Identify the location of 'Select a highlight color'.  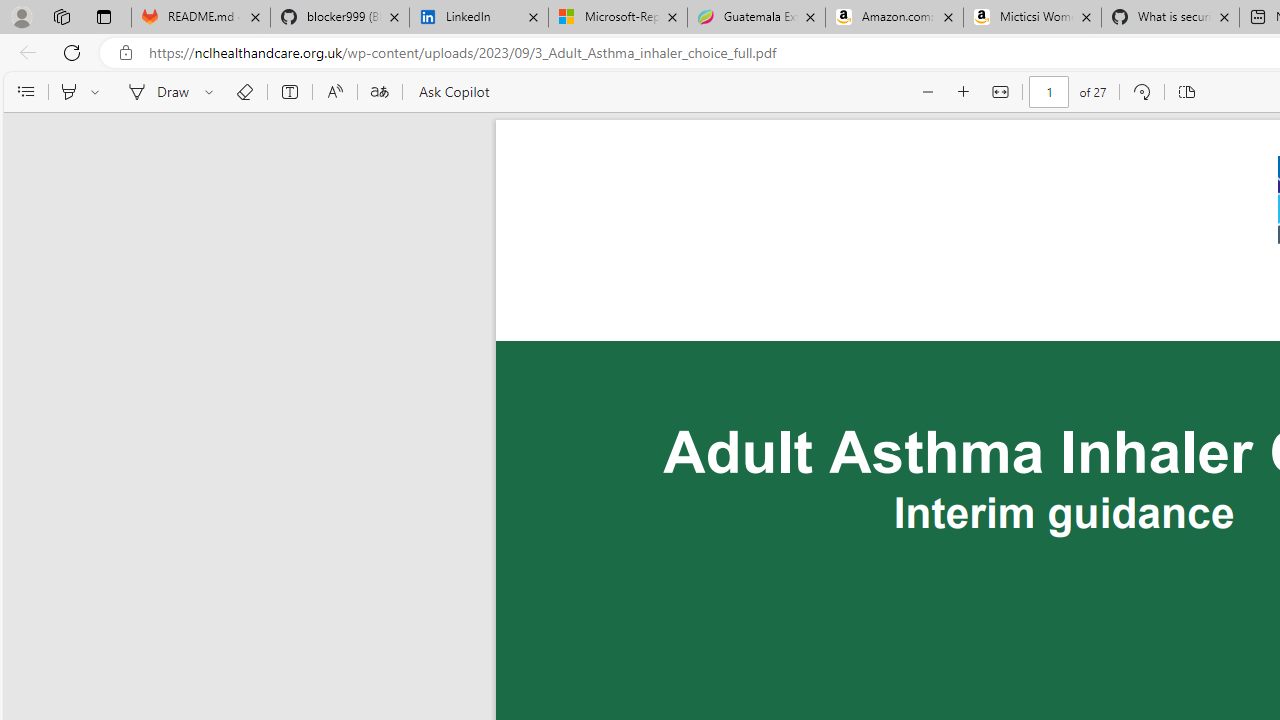
(97, 92).